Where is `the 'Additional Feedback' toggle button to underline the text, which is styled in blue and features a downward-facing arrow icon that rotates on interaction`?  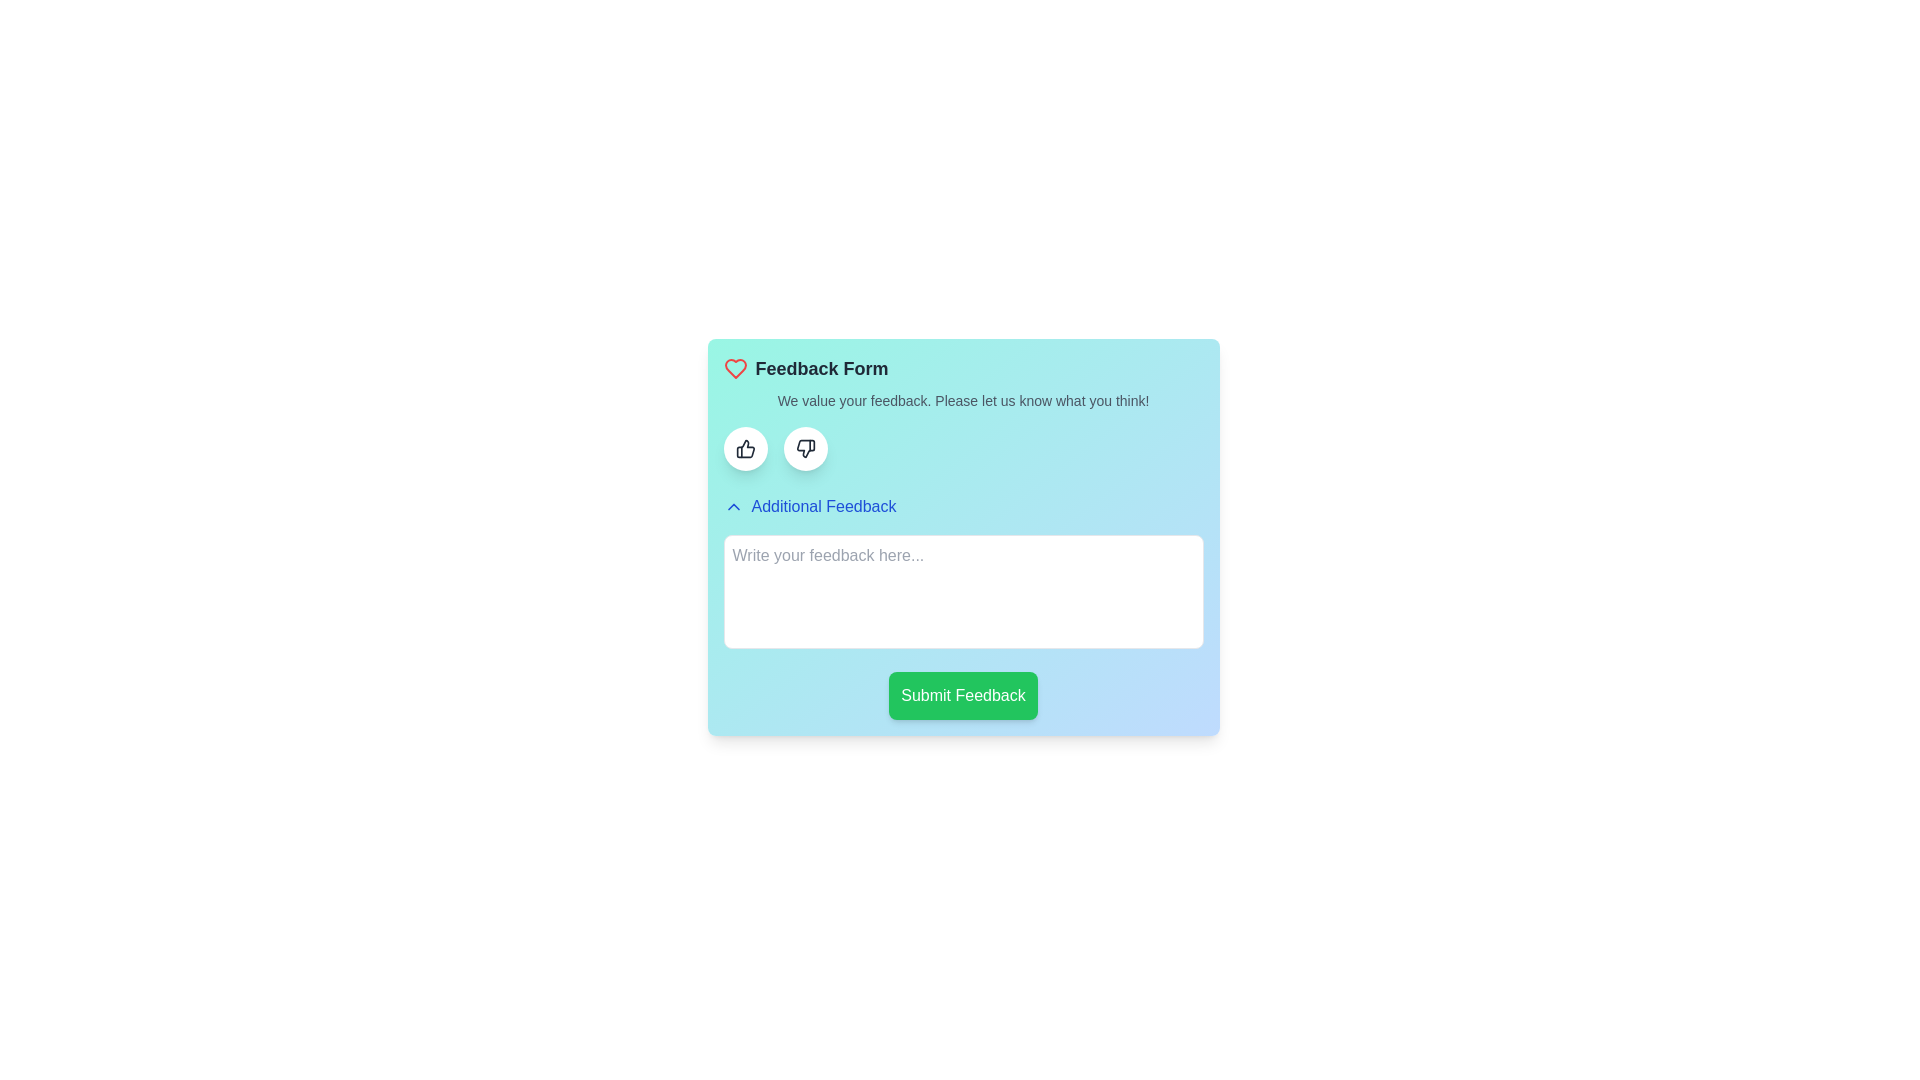 the 'Additional Feedback' toggle button to underline the text, which is styled in blue and features a downward-facing arrow icon that rotates on interaction is located at coordinates (810, 505).